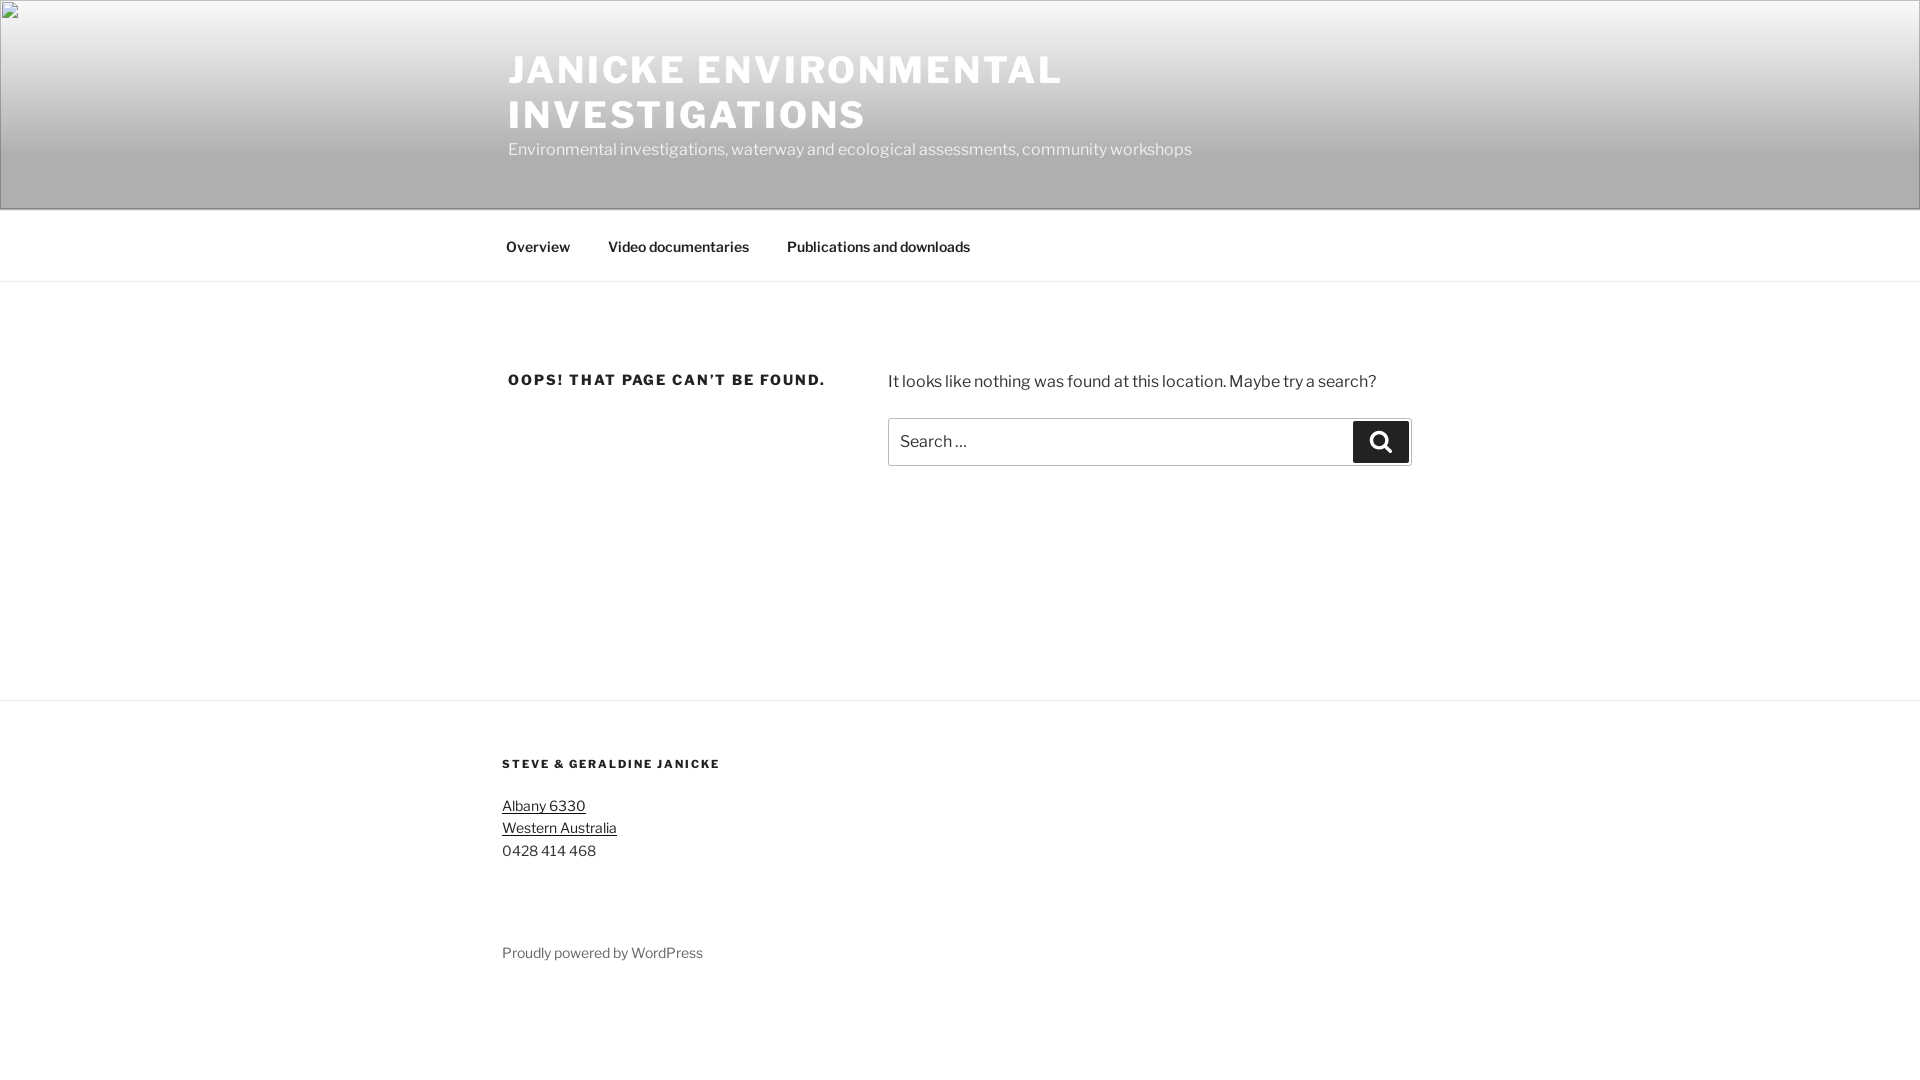 The image size is (1920, 1080). Describe the element at coordinates (1353, 441) in the screenshot. I see `'Search'` at that location.